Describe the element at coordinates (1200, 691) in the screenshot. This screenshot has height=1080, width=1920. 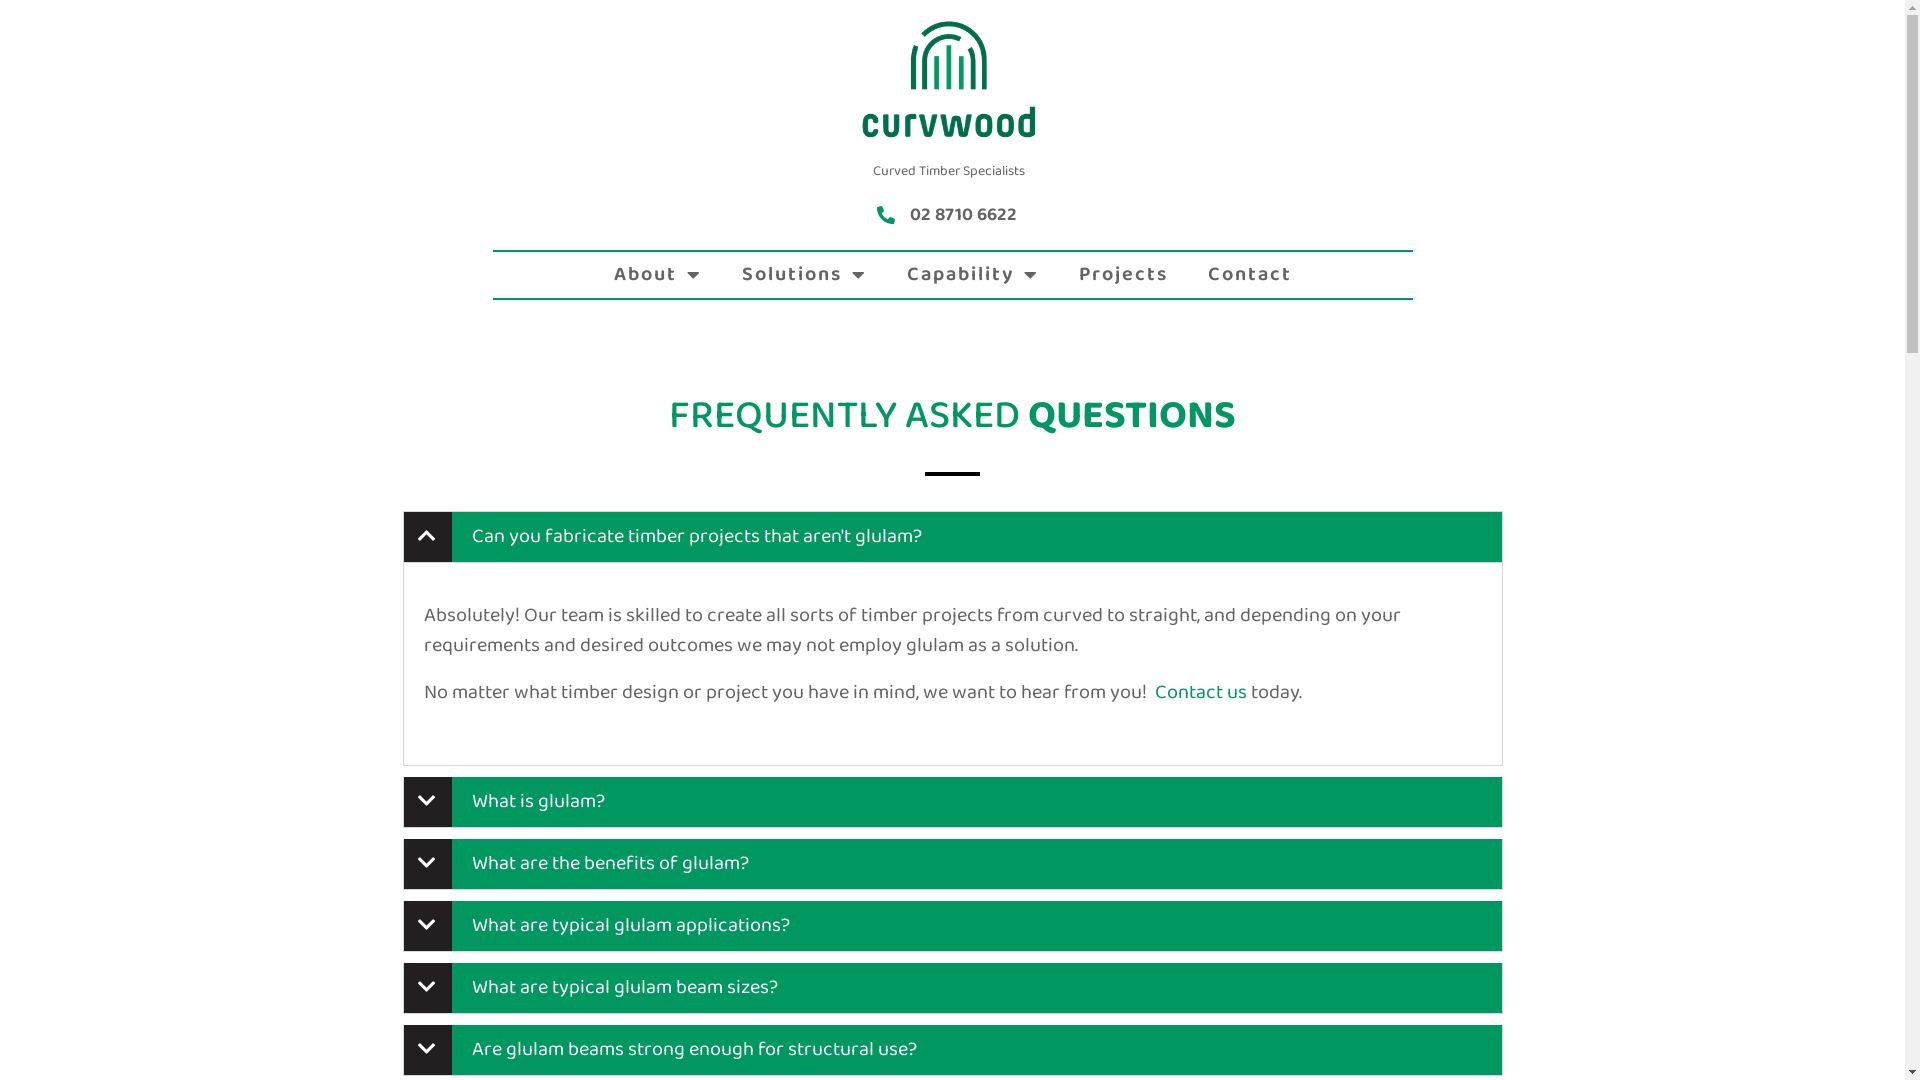
I see `'Contact us'` at that location.